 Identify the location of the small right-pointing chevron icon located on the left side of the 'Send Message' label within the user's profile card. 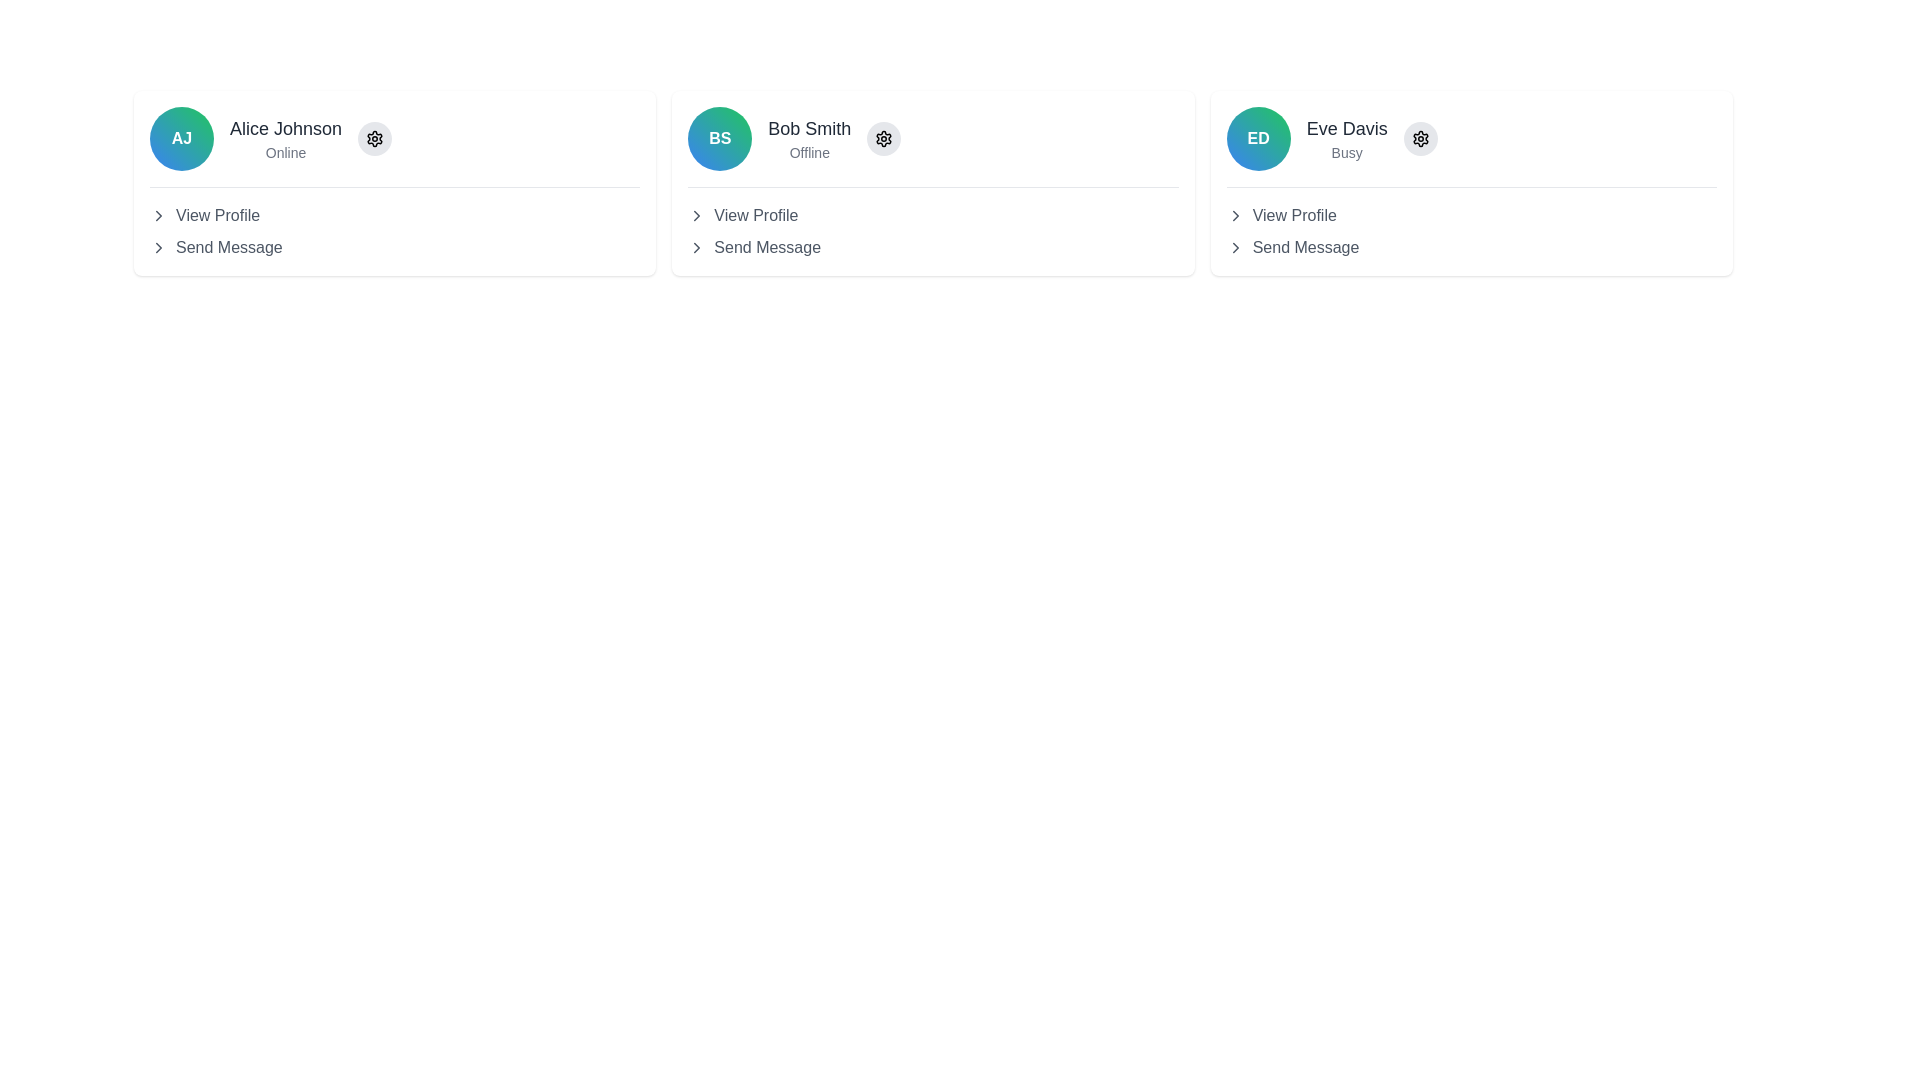
(157, 246).